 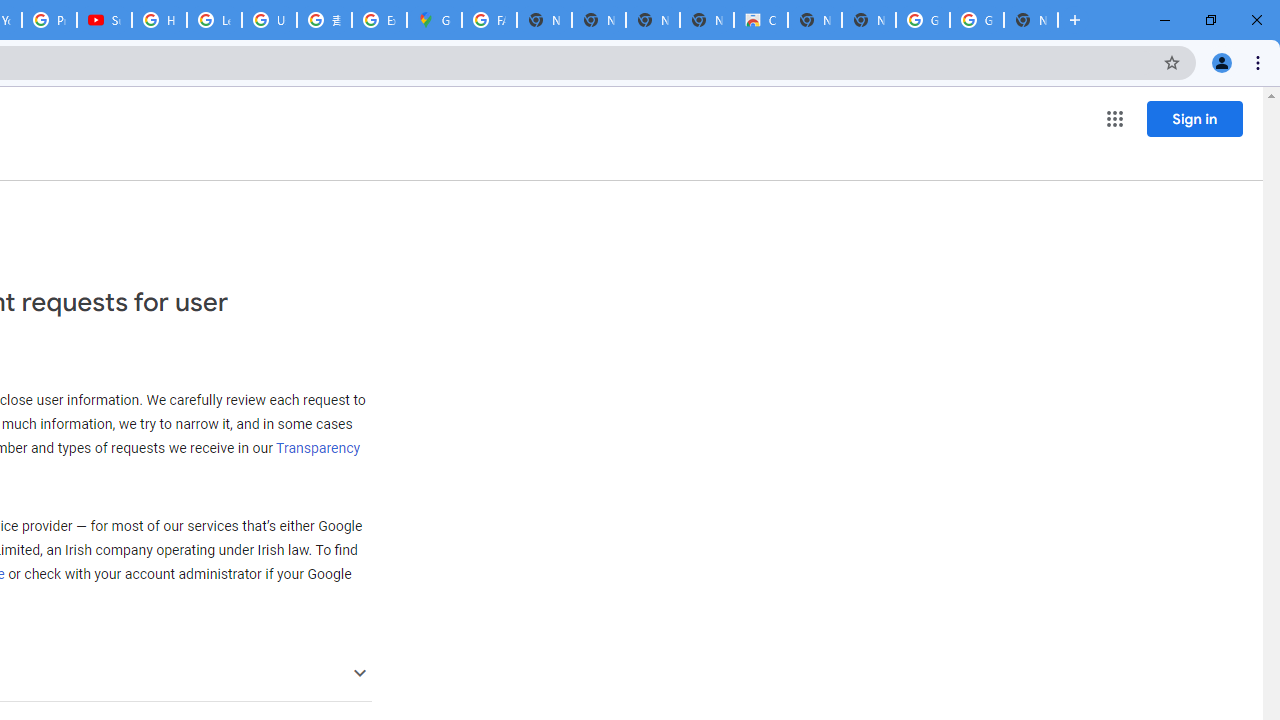 I want to click on 'New Tab', so click(x=1031, y=20).